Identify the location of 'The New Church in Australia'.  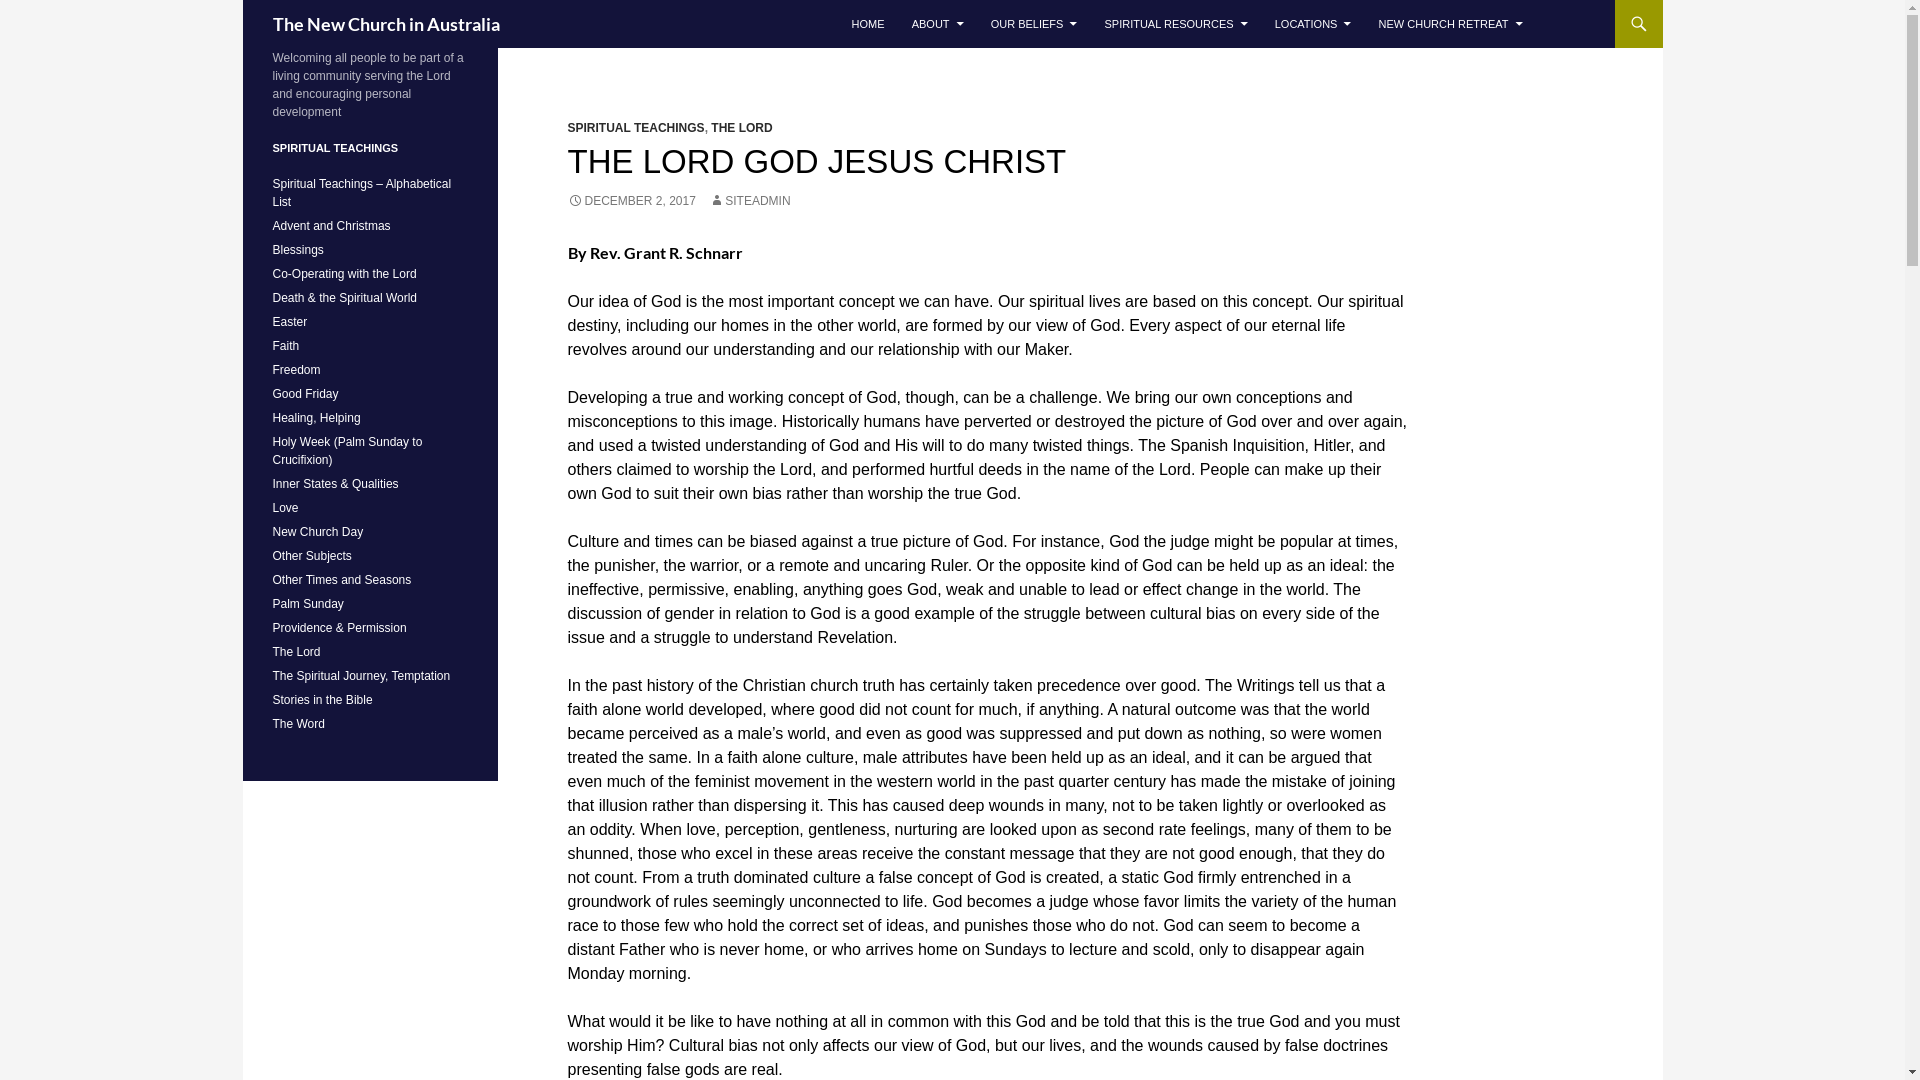
(385, 23).